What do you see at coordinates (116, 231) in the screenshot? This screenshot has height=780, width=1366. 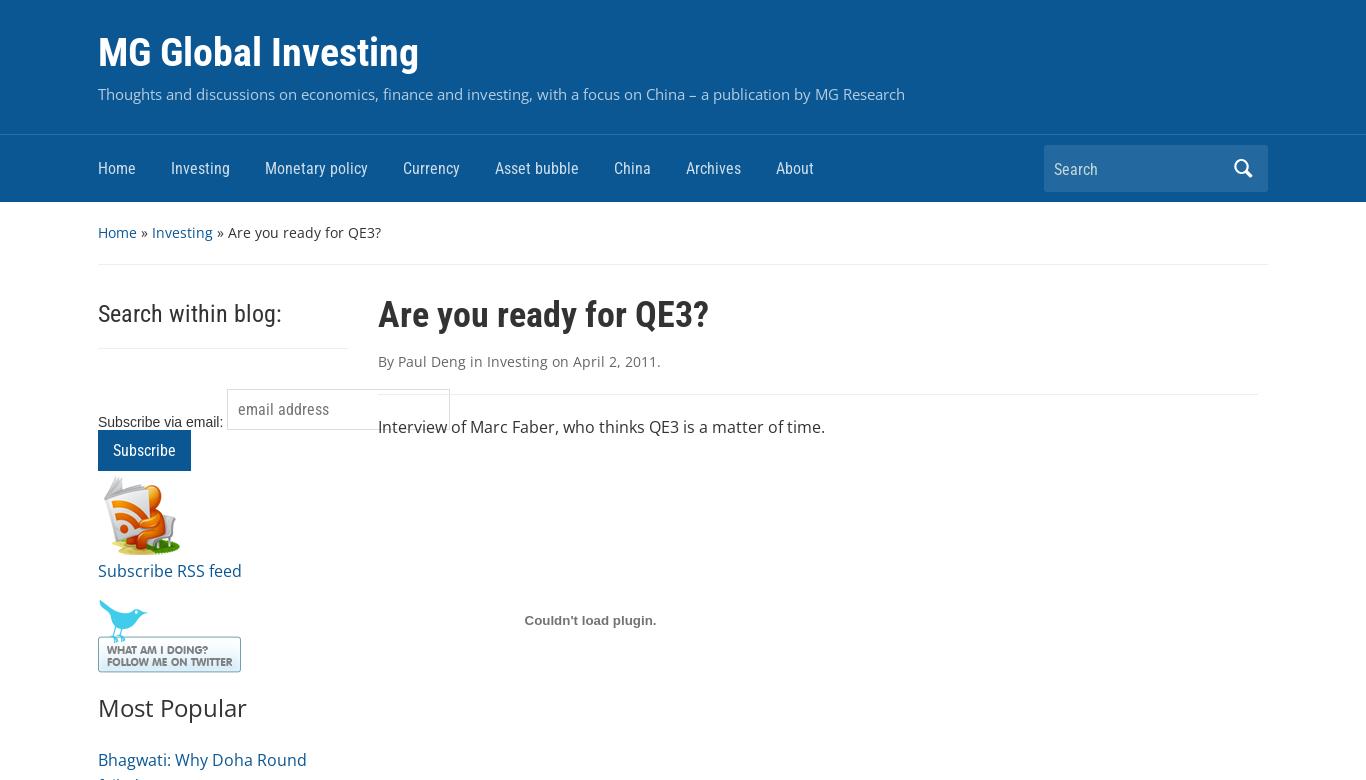 I see `'Home'` at bounding box center [116, 231].